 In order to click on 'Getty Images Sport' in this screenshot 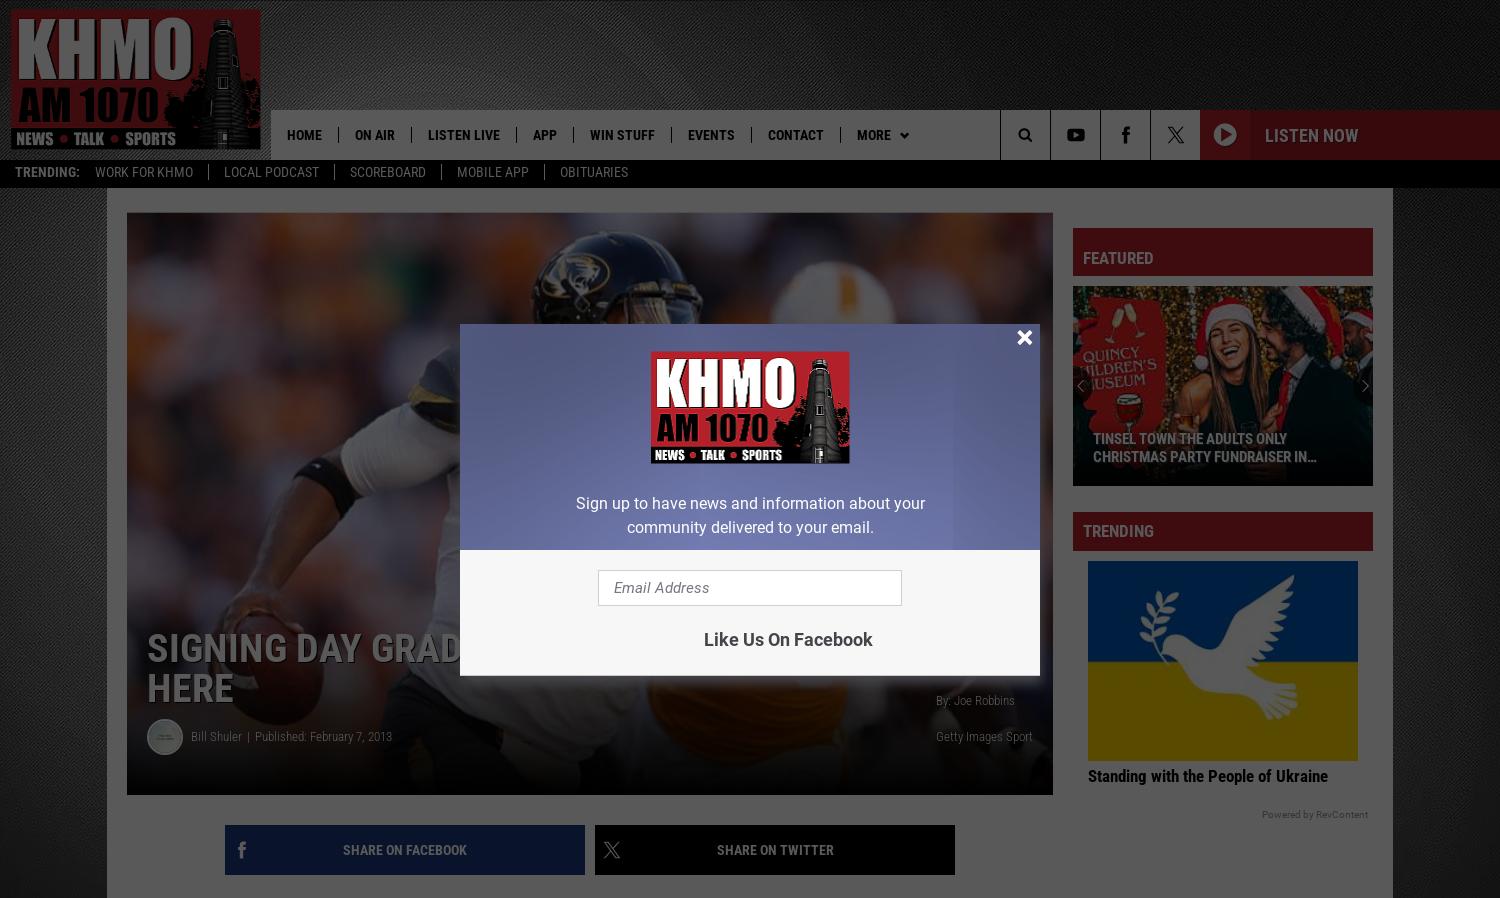, I will do `click(983, 740)`.